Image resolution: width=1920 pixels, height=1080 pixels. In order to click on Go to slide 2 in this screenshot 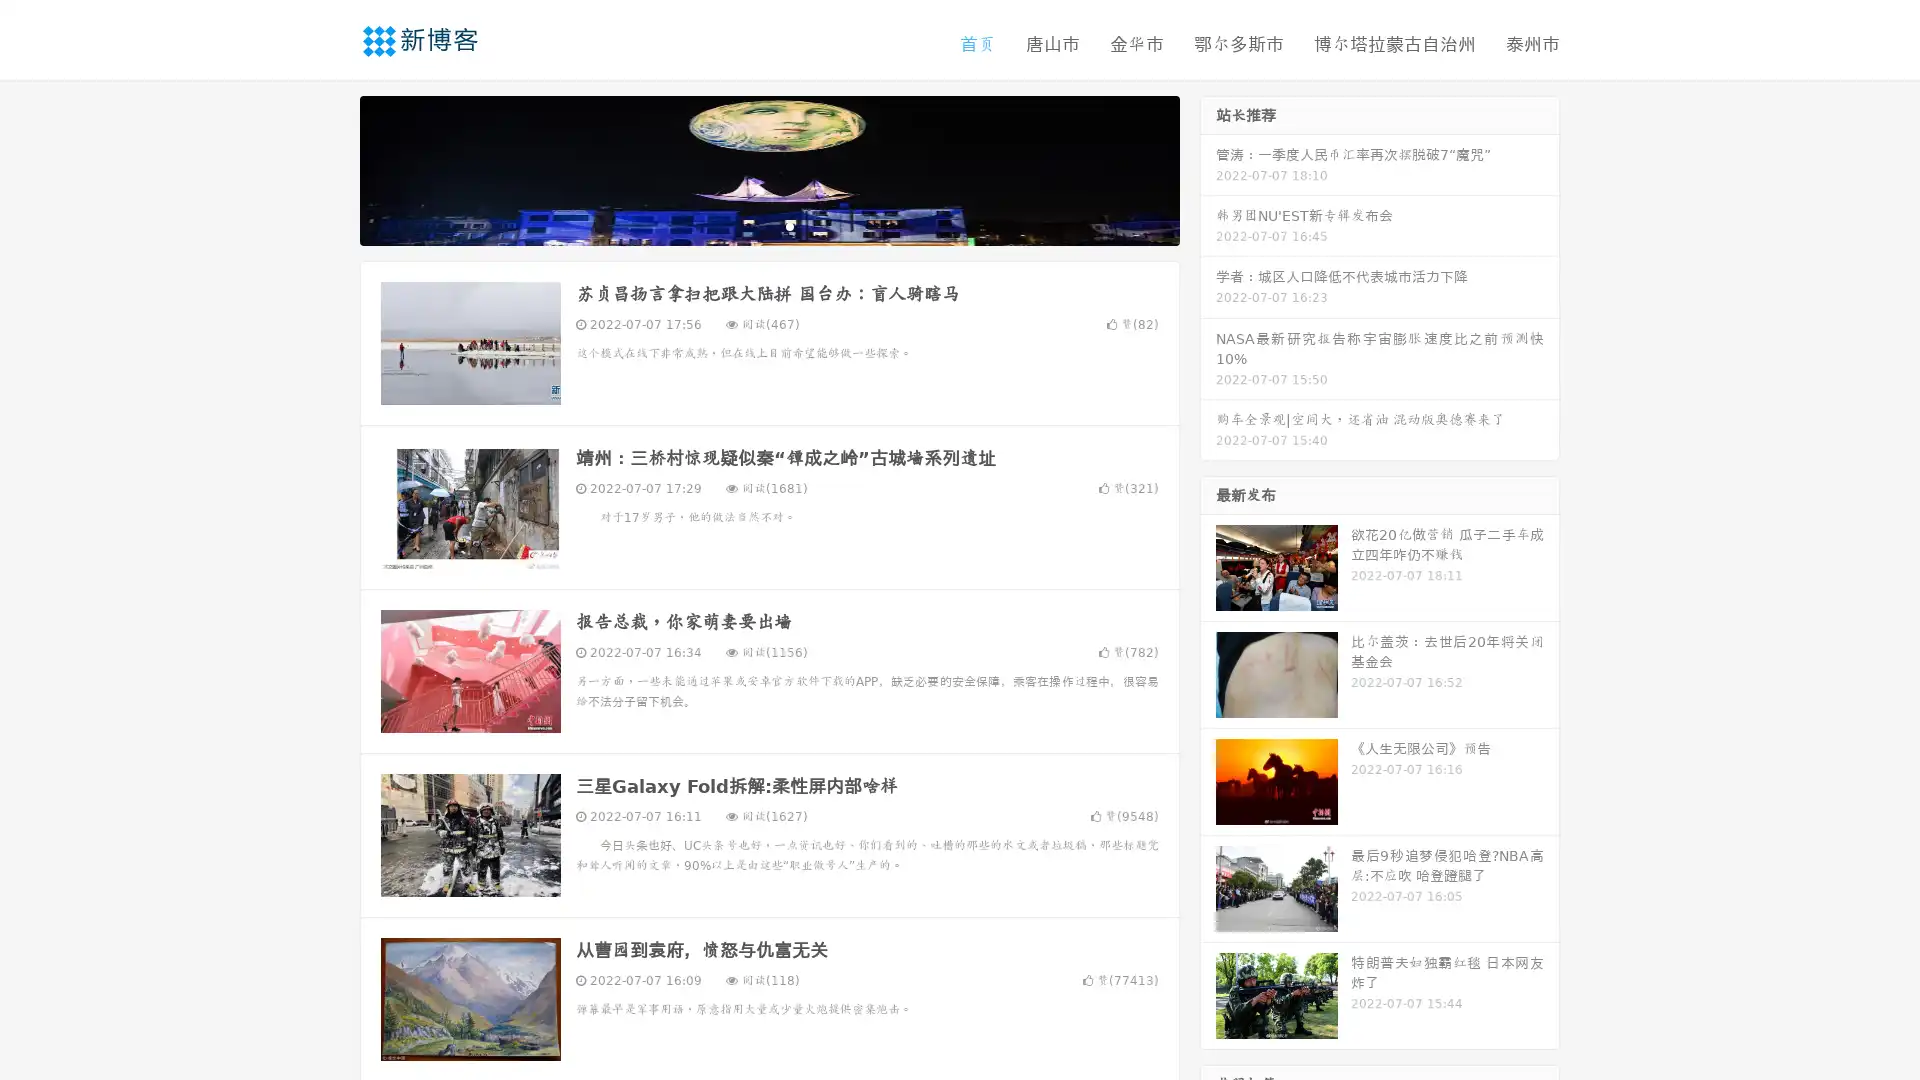, I will do `click(768, 225)`.